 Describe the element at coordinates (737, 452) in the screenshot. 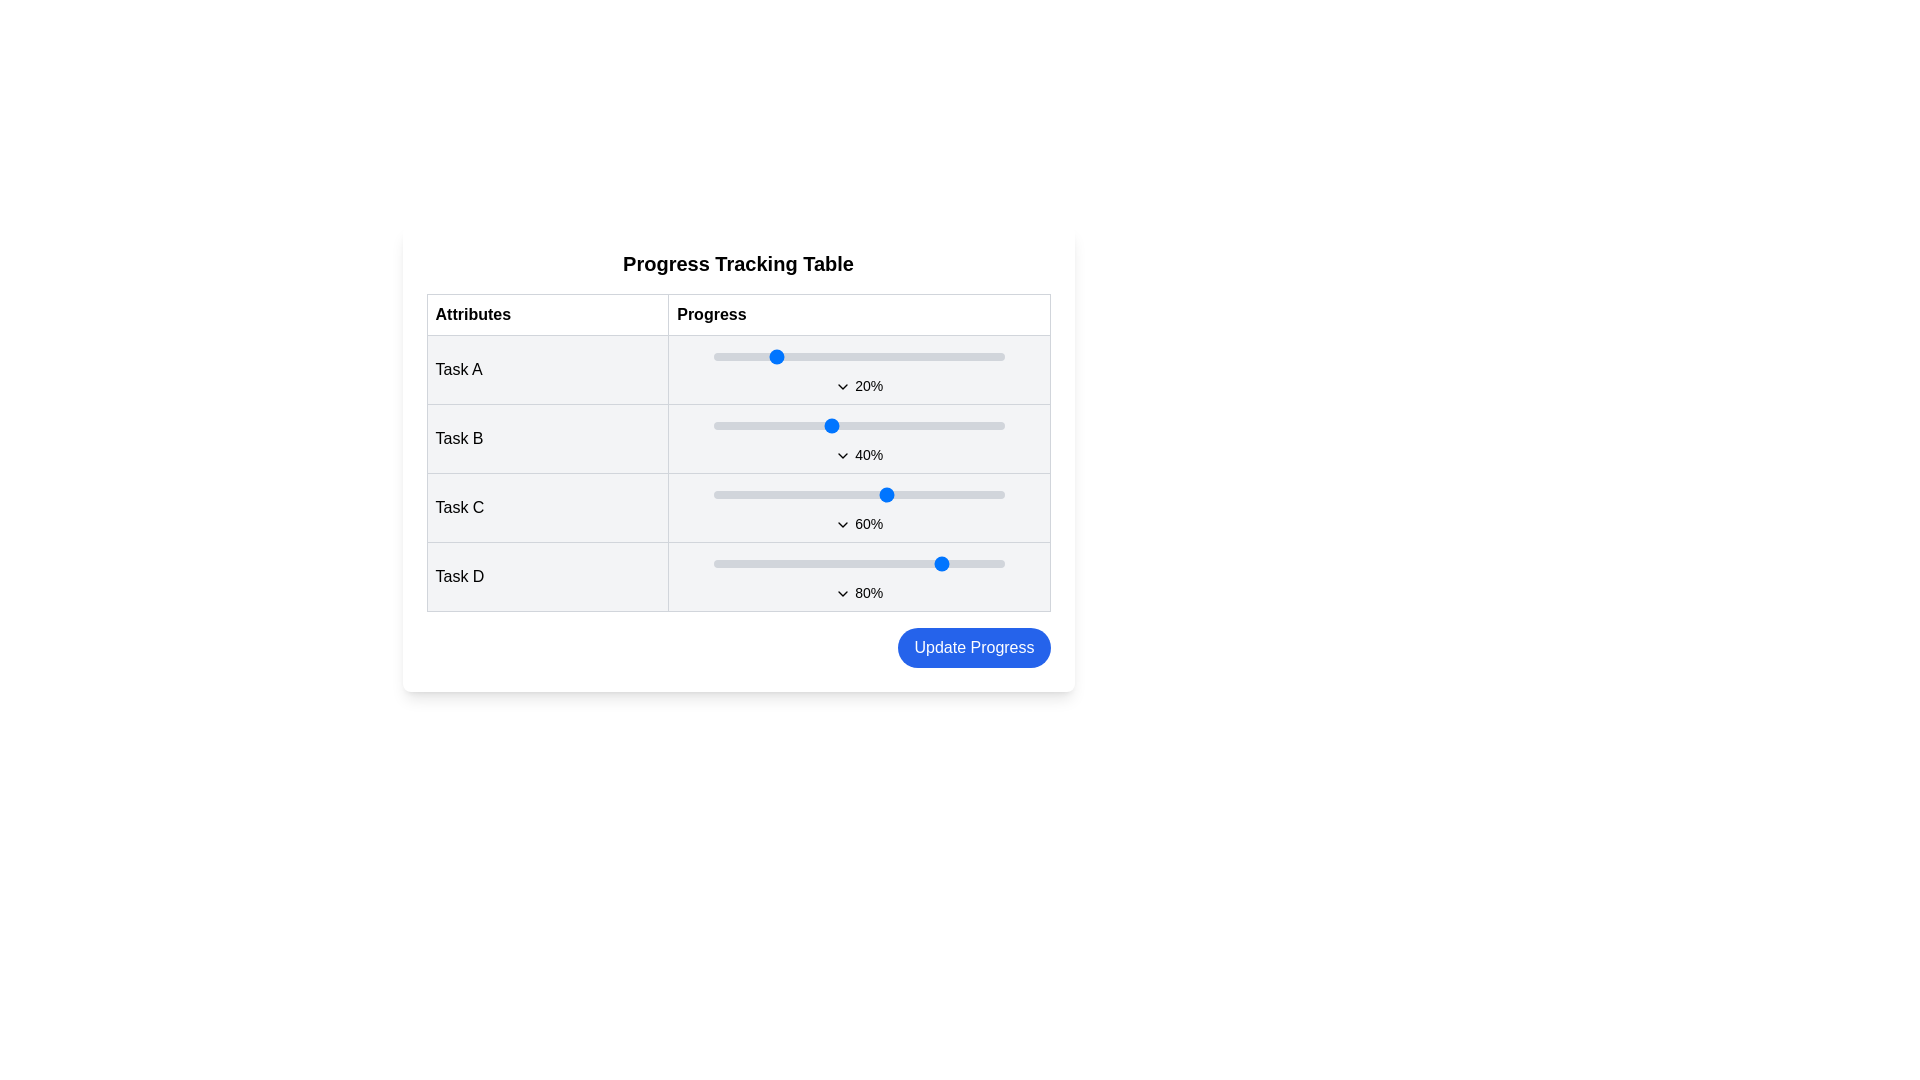

I see `the main tabular section of the 'Progress Tracking Table' which contains rows of tasks and progress indicators` at that location.